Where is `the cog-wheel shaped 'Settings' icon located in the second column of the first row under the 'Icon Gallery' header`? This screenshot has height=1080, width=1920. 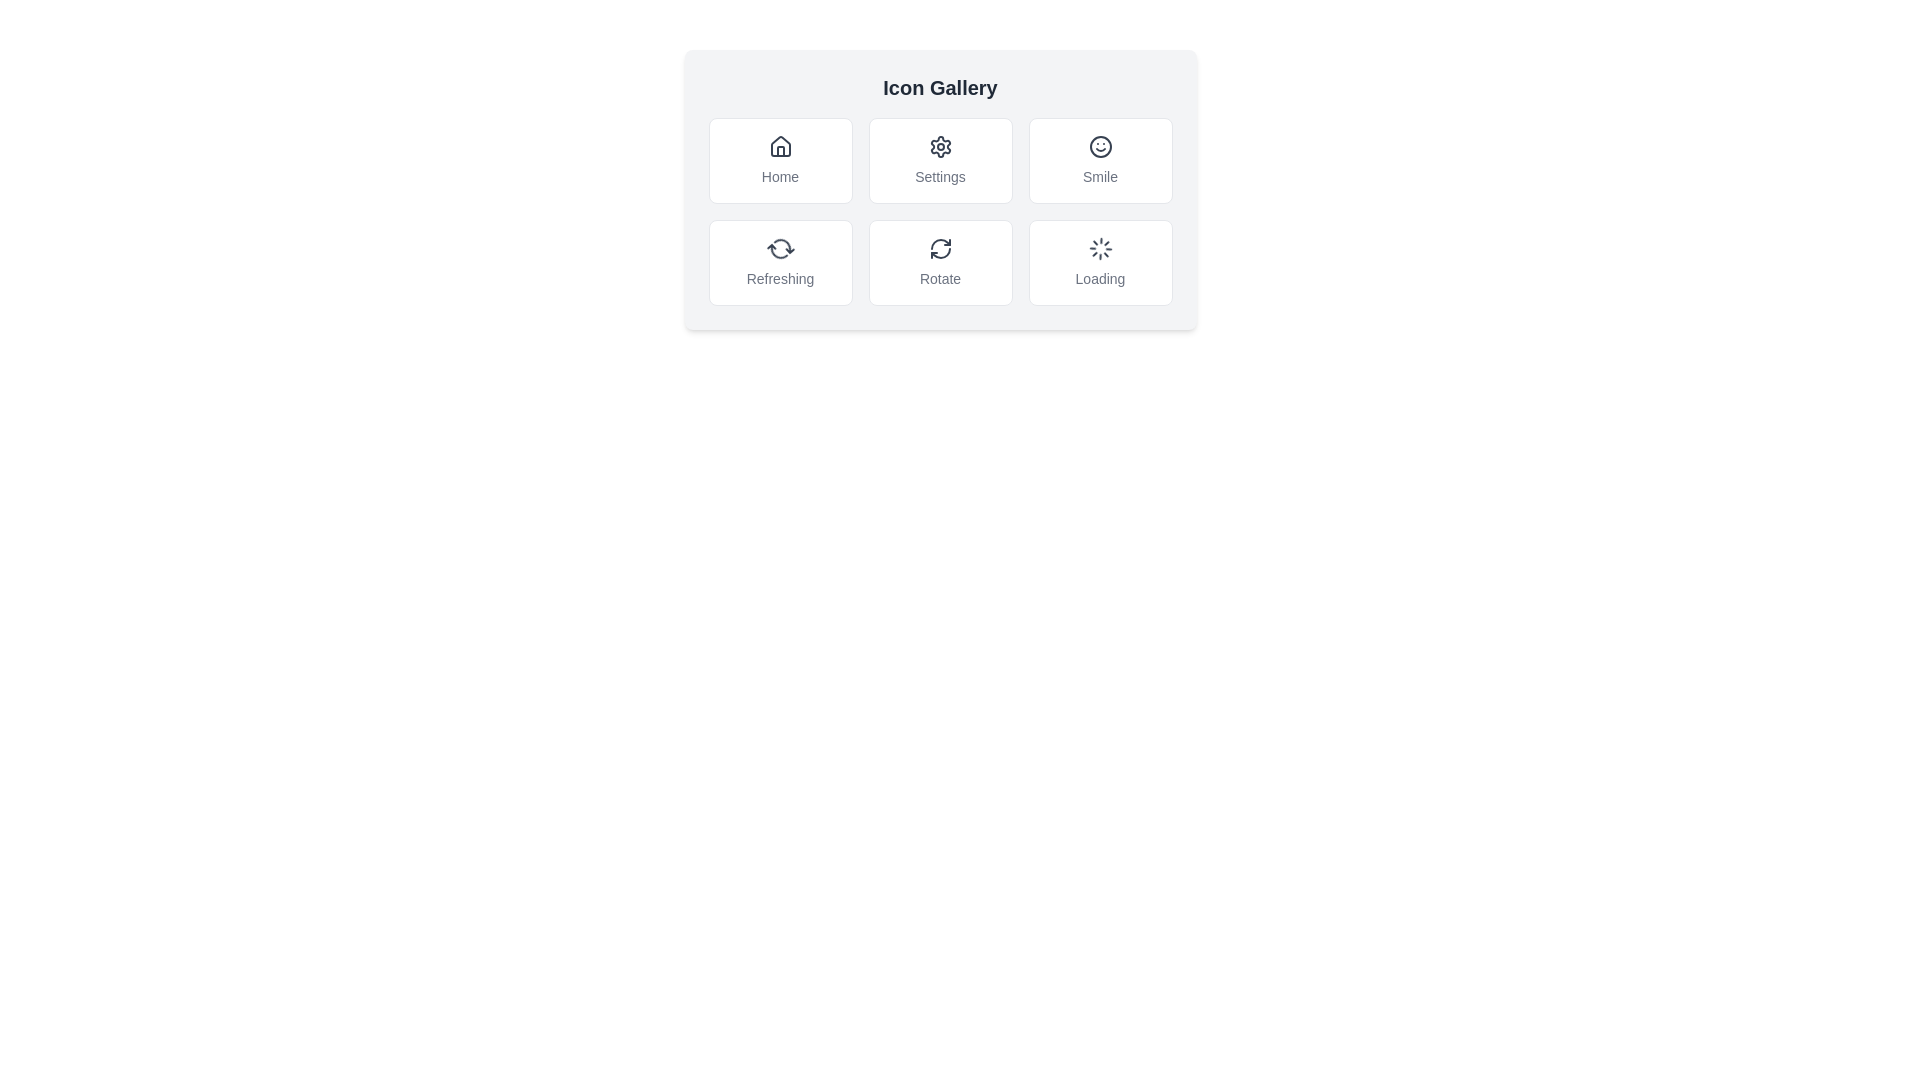 the cog-wheel shaped 'Settings' icon located in the second column of the first row under the 'Icon Gallery' header is located at coordinates (939, 145).